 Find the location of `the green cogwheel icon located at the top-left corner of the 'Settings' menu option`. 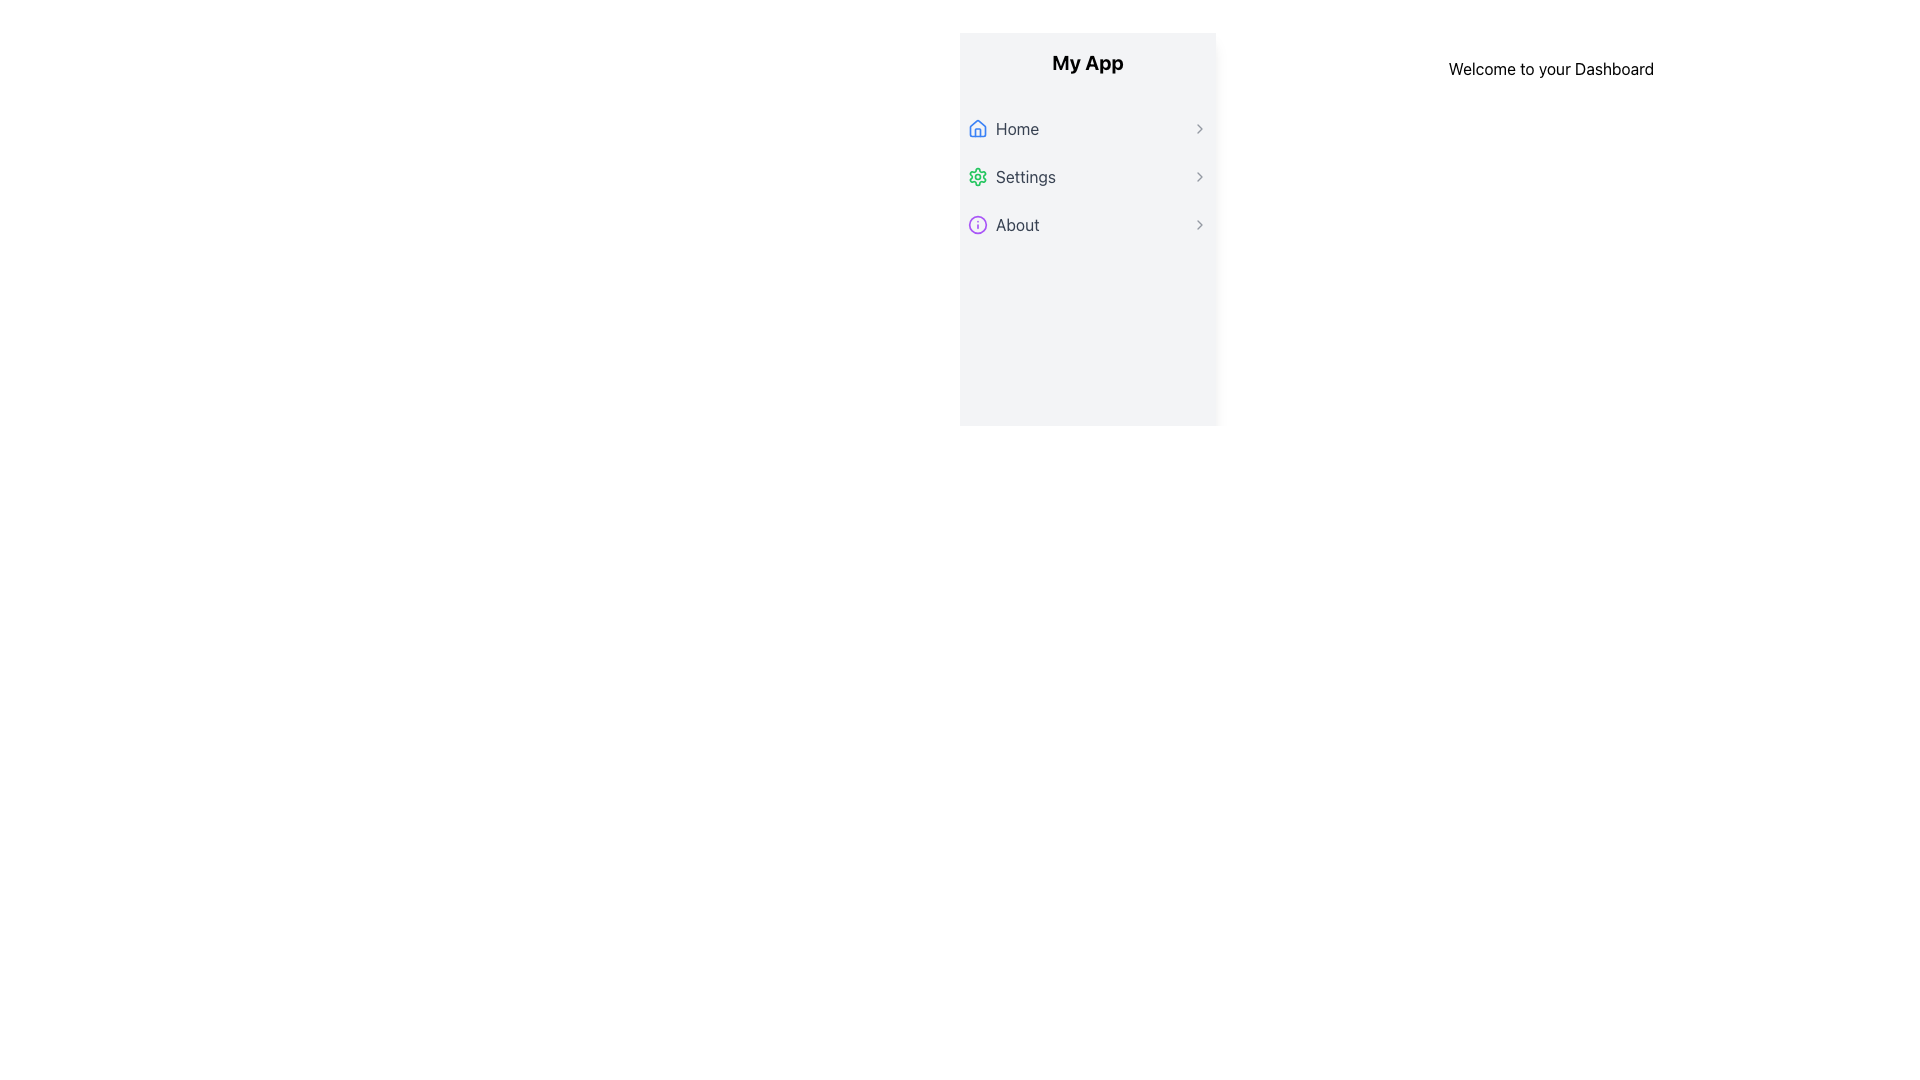

the green cogwheel icon located at the top-left corner of the 'Settings' menu option is located at coordinates (978, 176).